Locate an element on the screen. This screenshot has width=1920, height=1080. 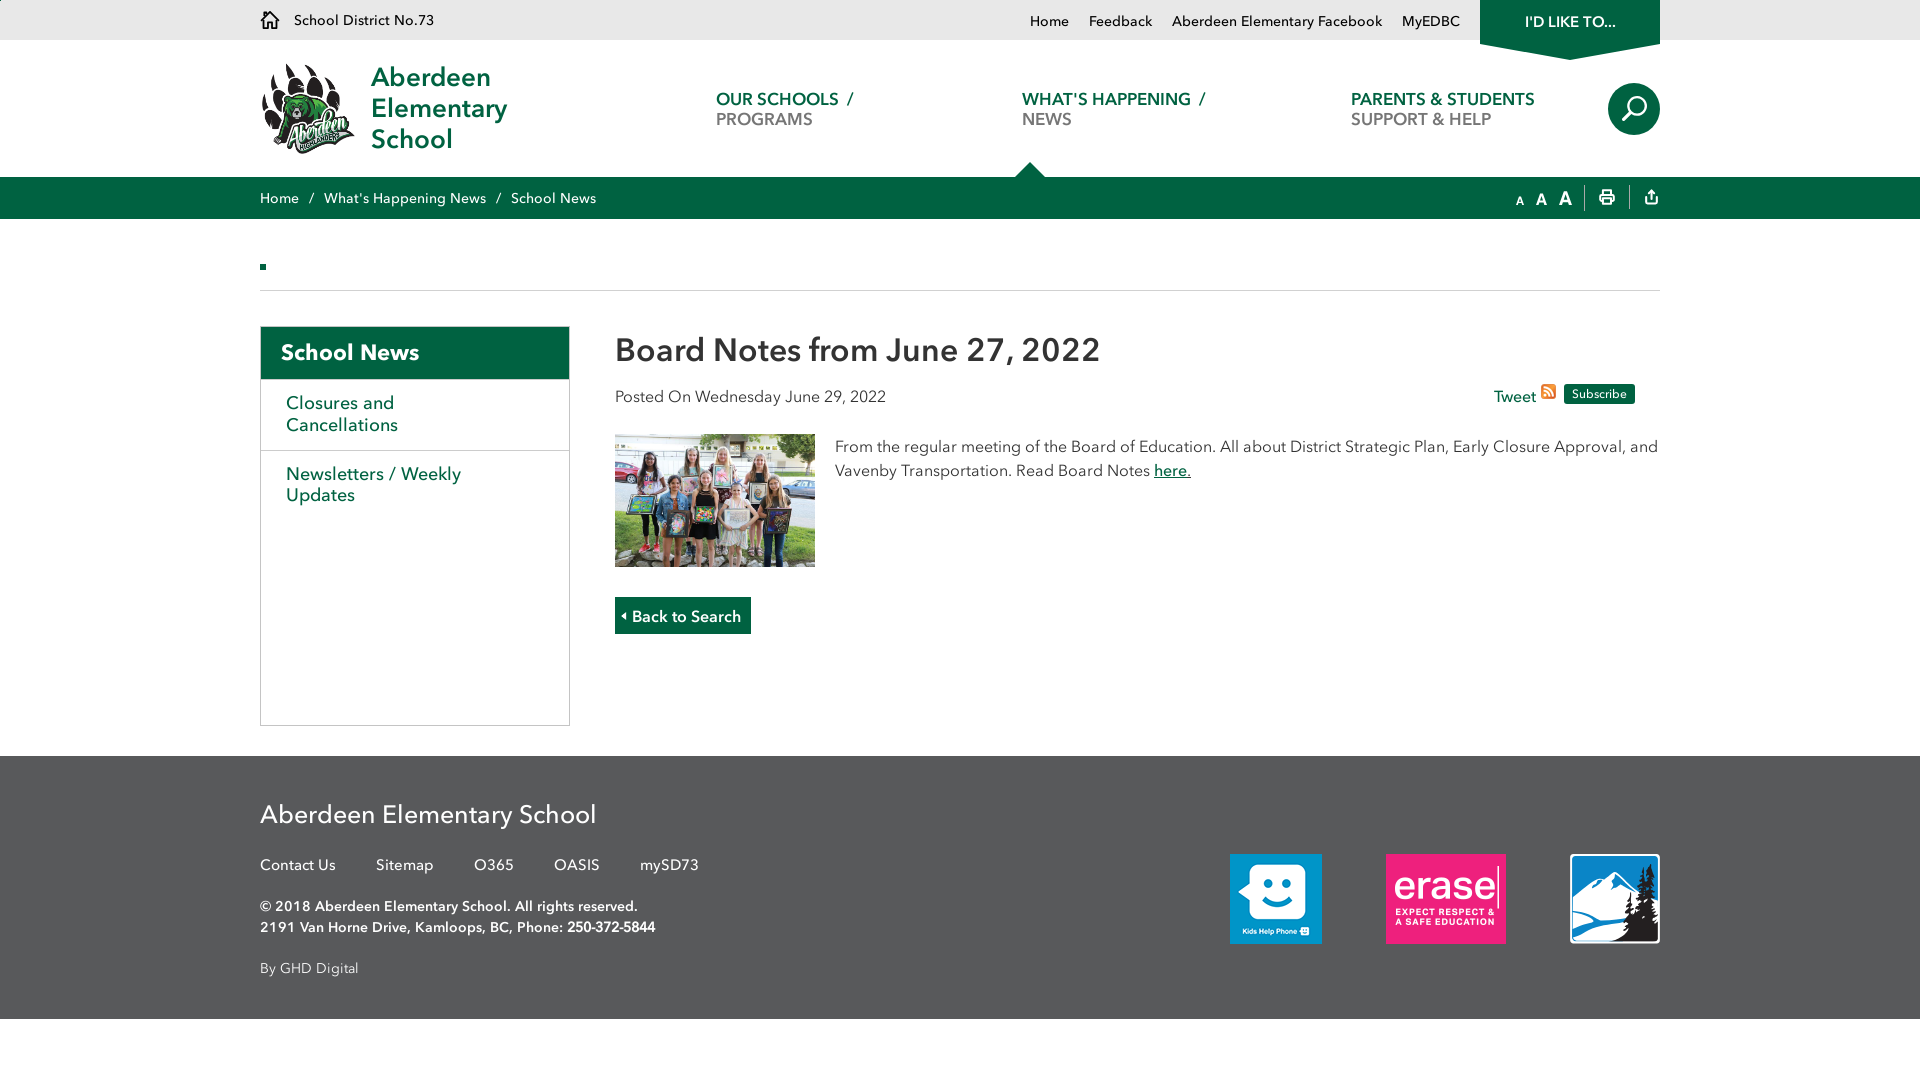
'OUR SCHOOLS is located at coordinates (783, 108).